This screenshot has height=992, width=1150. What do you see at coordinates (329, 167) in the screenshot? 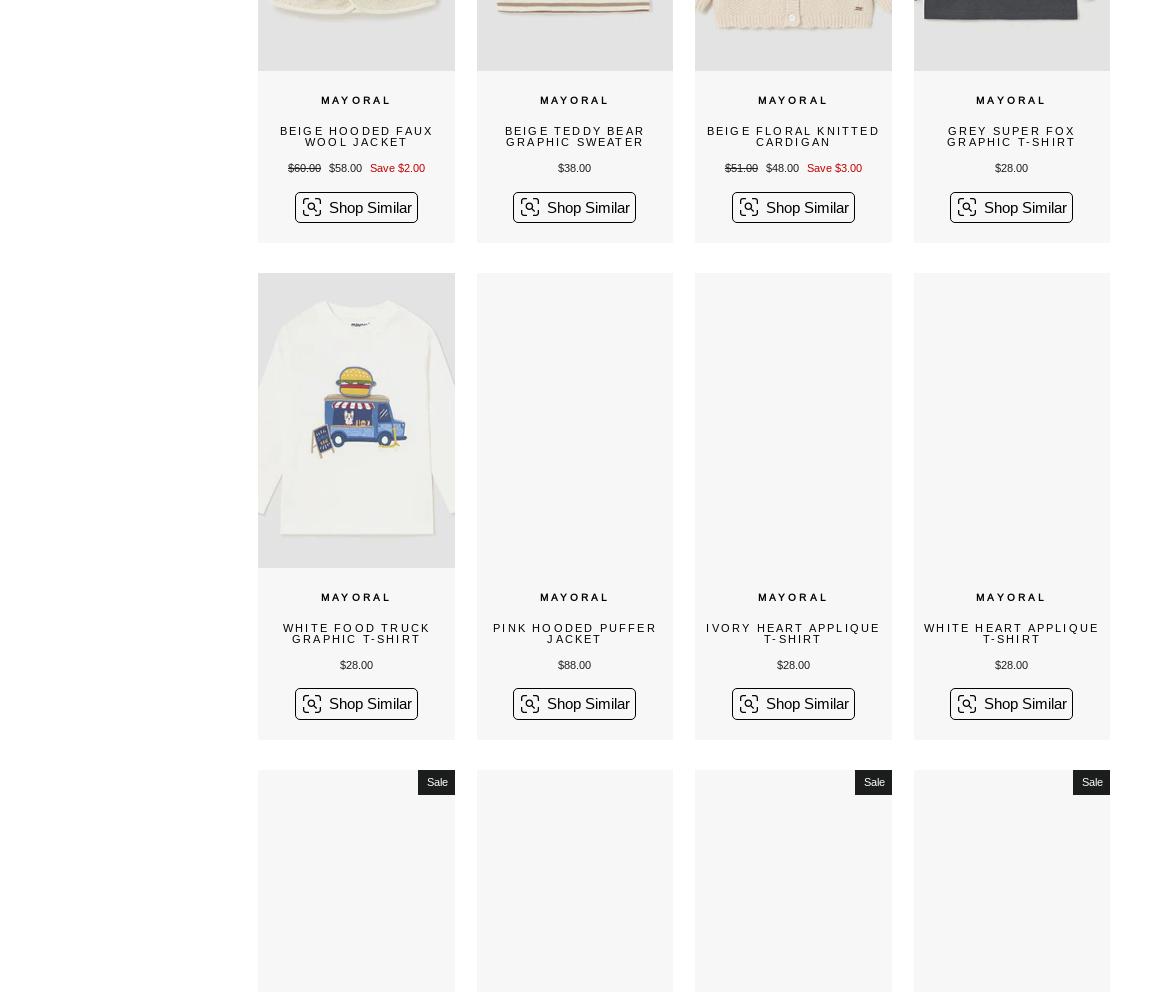
I see `'$58.00'` at bounding box center [329, 167].